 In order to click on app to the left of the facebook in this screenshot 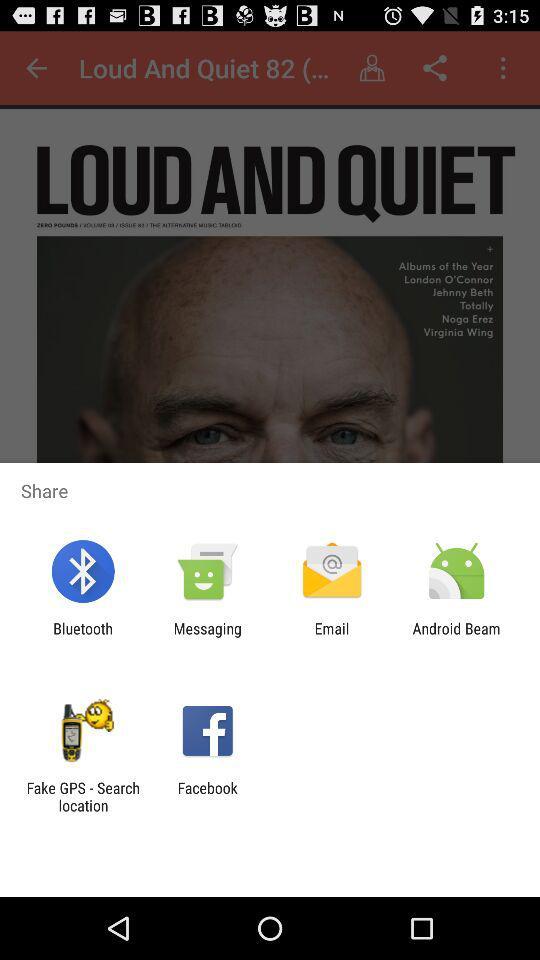, I will do `click(82, 796)`.